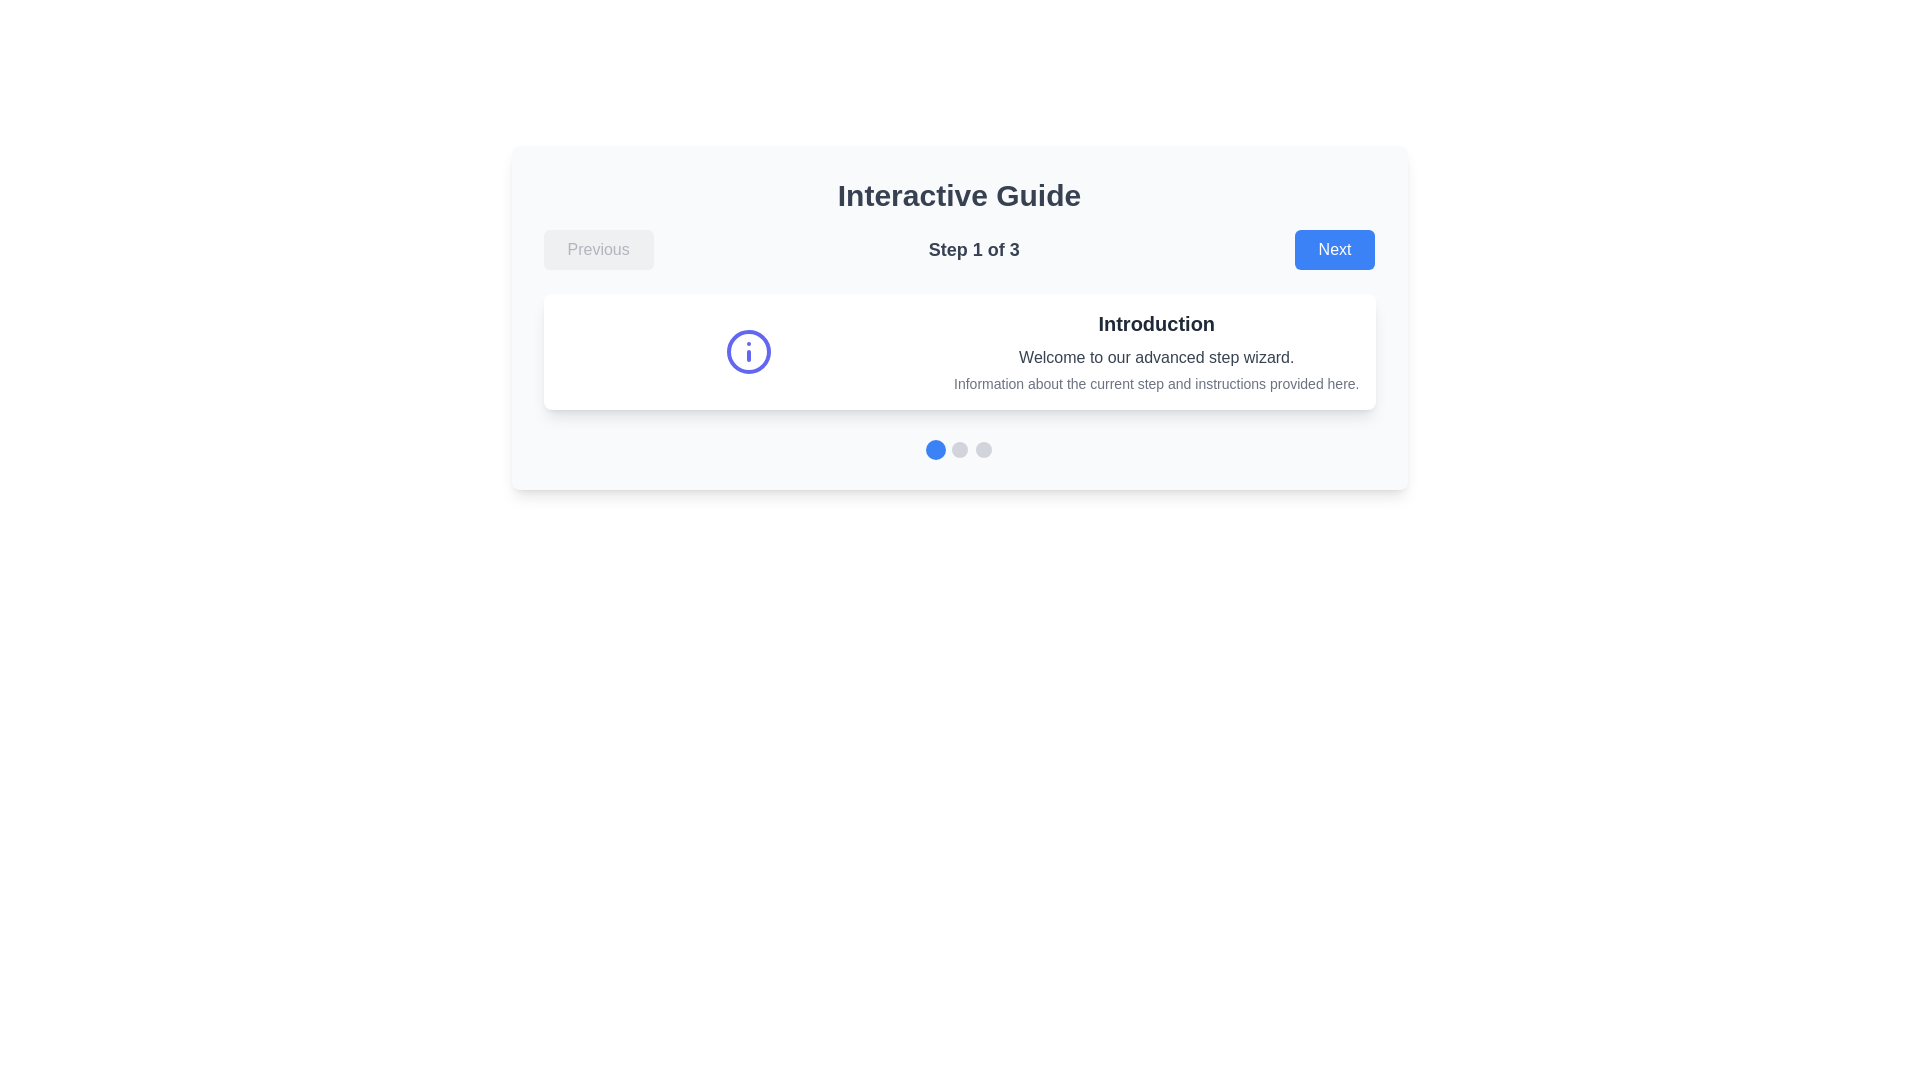  I want to click on the rightmost button in the navigation bar to proceed to the next step in the multi-step process, so click(1334, 249).